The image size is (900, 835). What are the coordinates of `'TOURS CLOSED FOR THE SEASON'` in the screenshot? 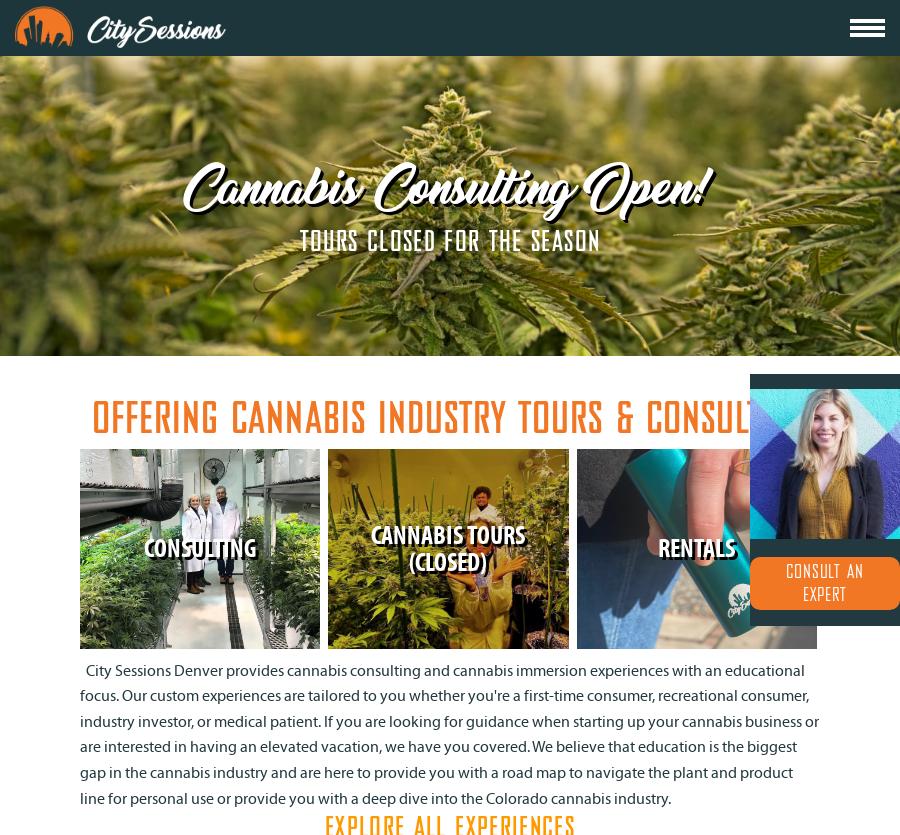 It's located at (449, 242).